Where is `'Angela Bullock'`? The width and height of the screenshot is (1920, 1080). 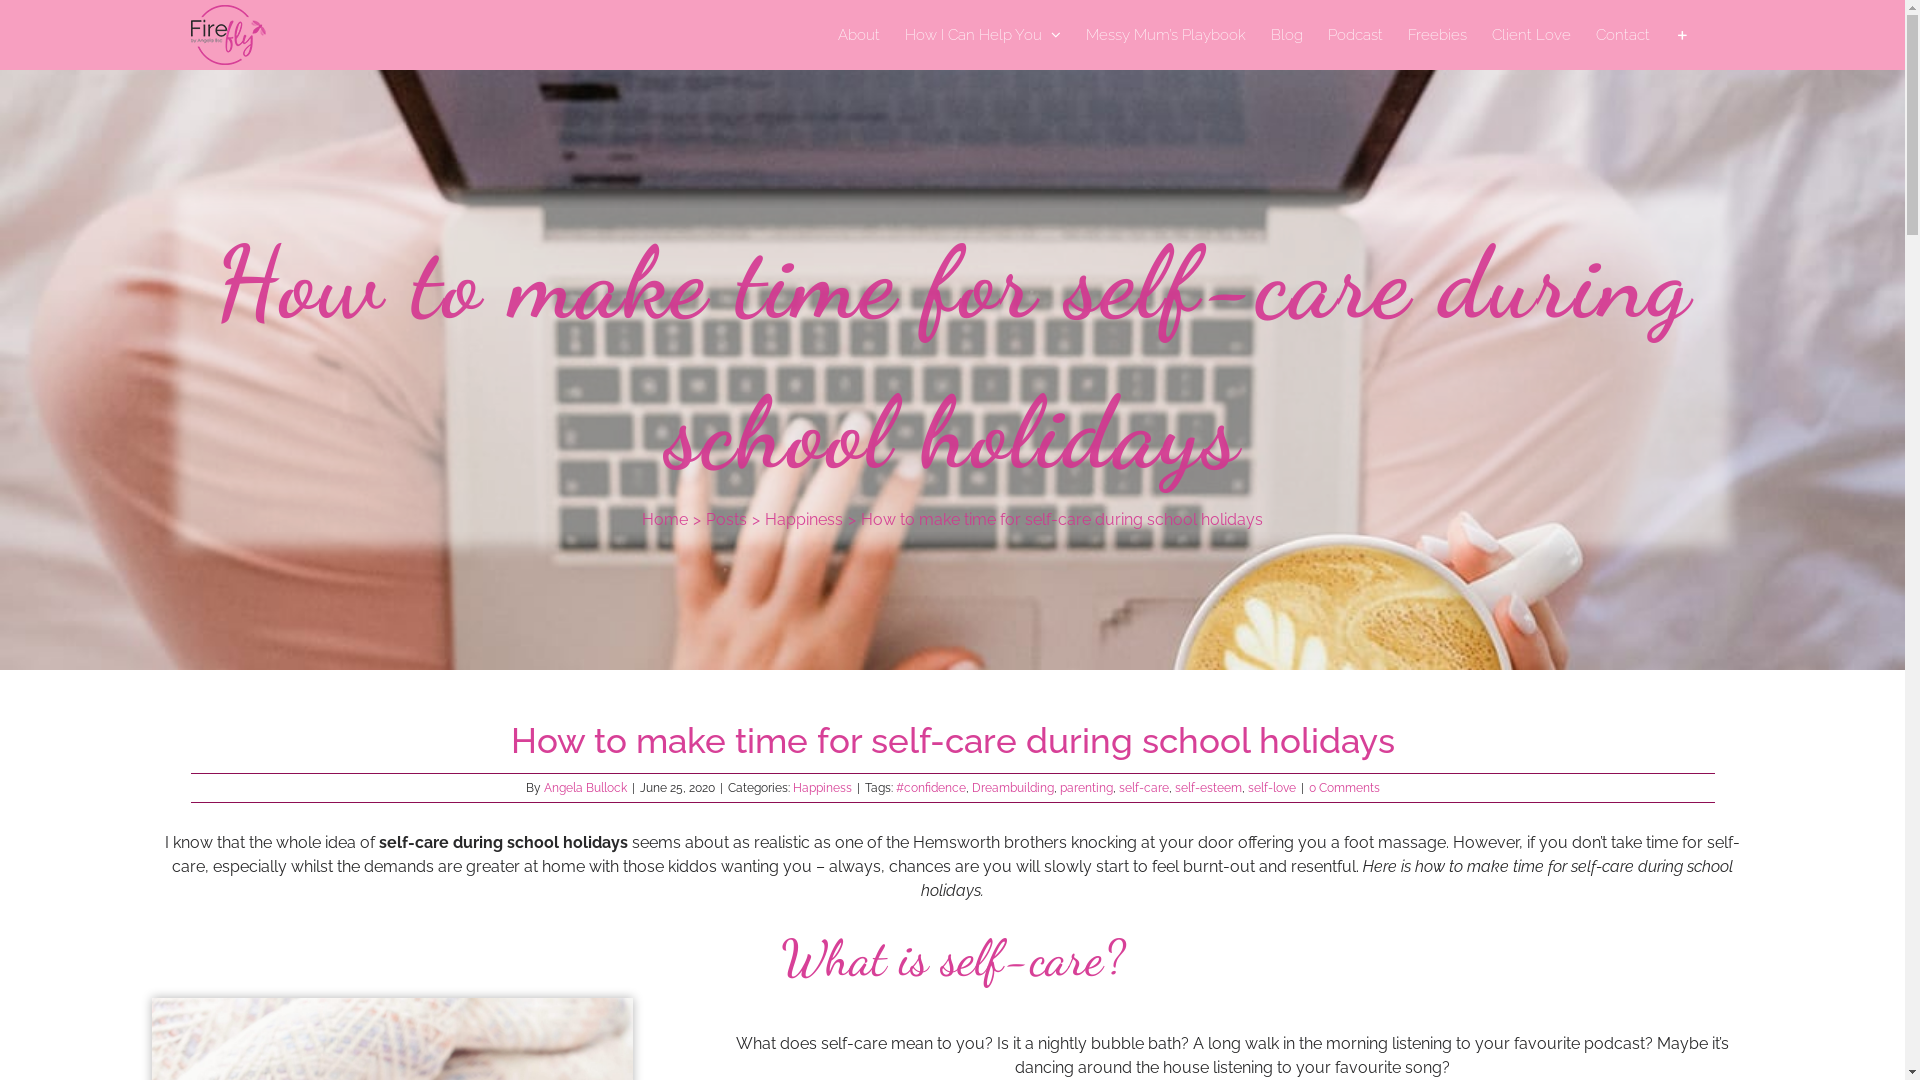 'Angela Bullock' is located at coordinates (543, 786).